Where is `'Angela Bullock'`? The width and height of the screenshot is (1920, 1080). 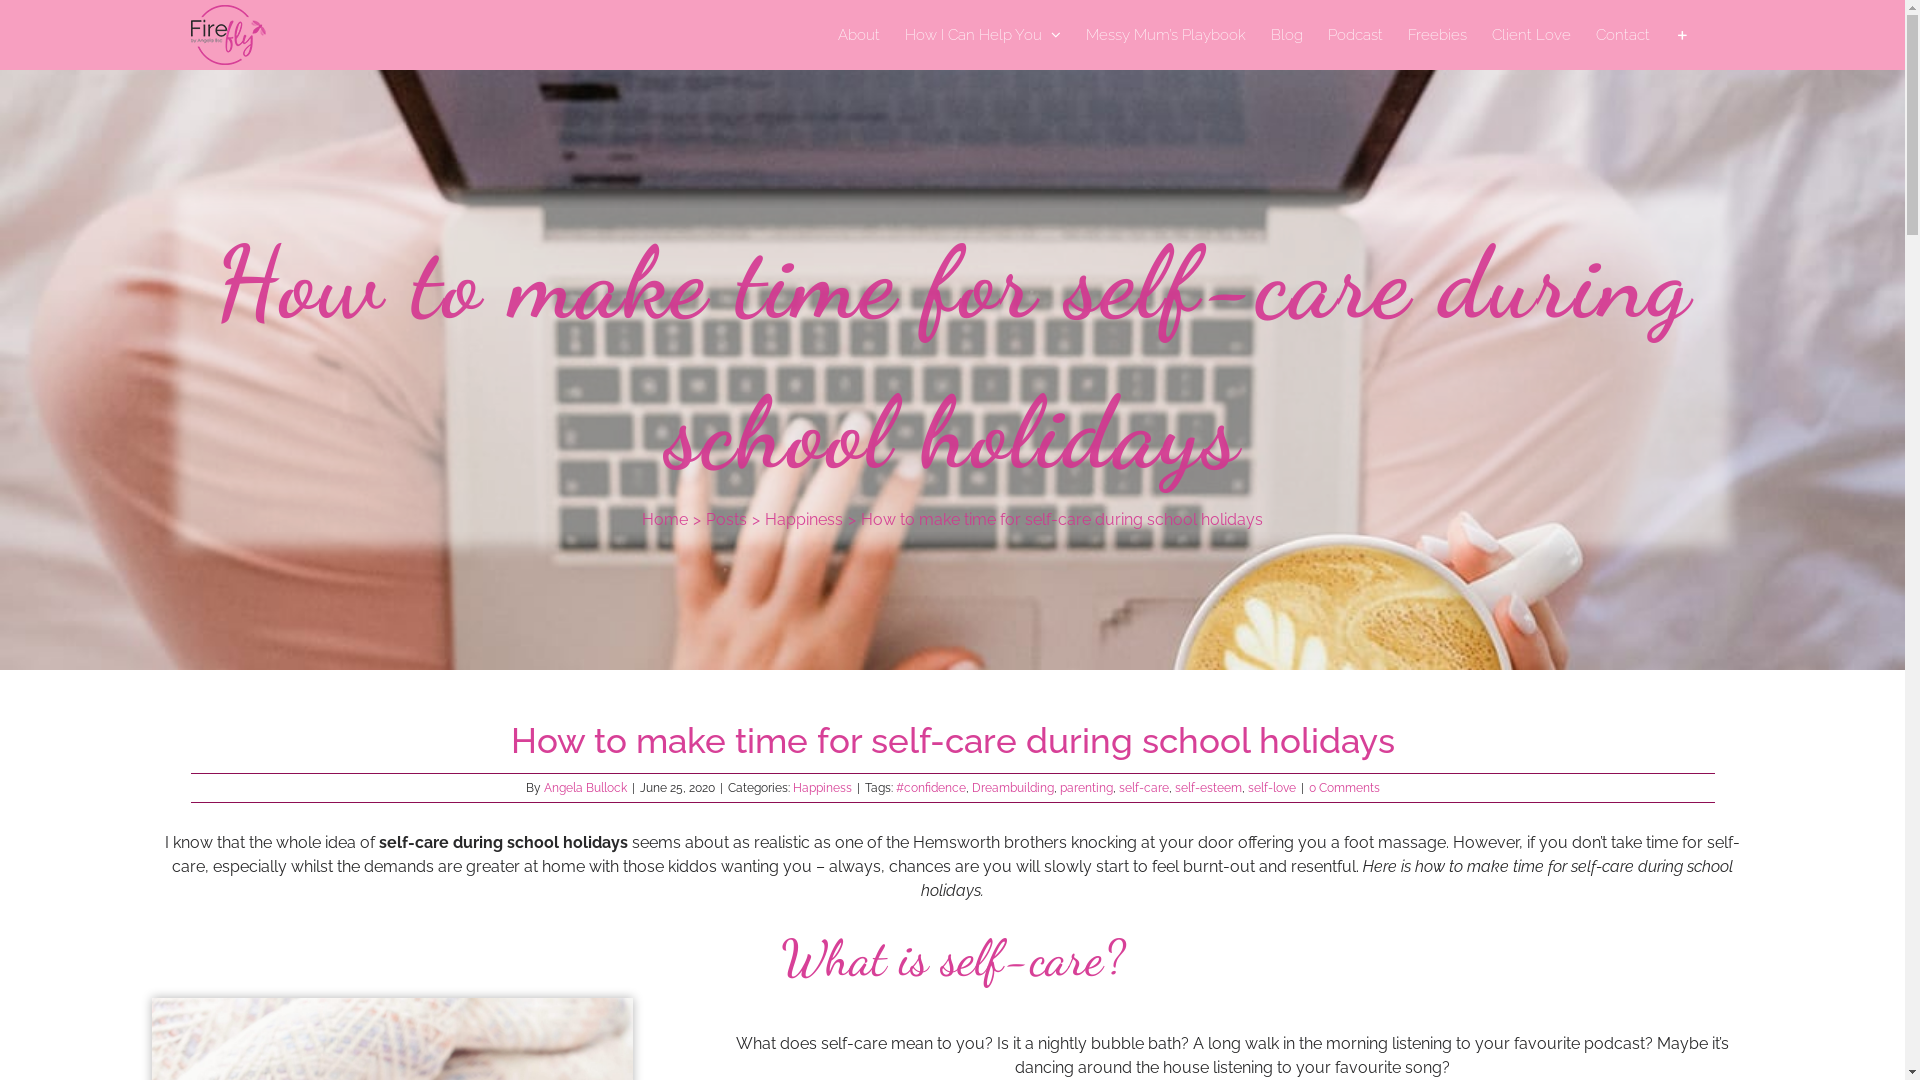 'Angela Bullock' is located at coordinates (543, 786).